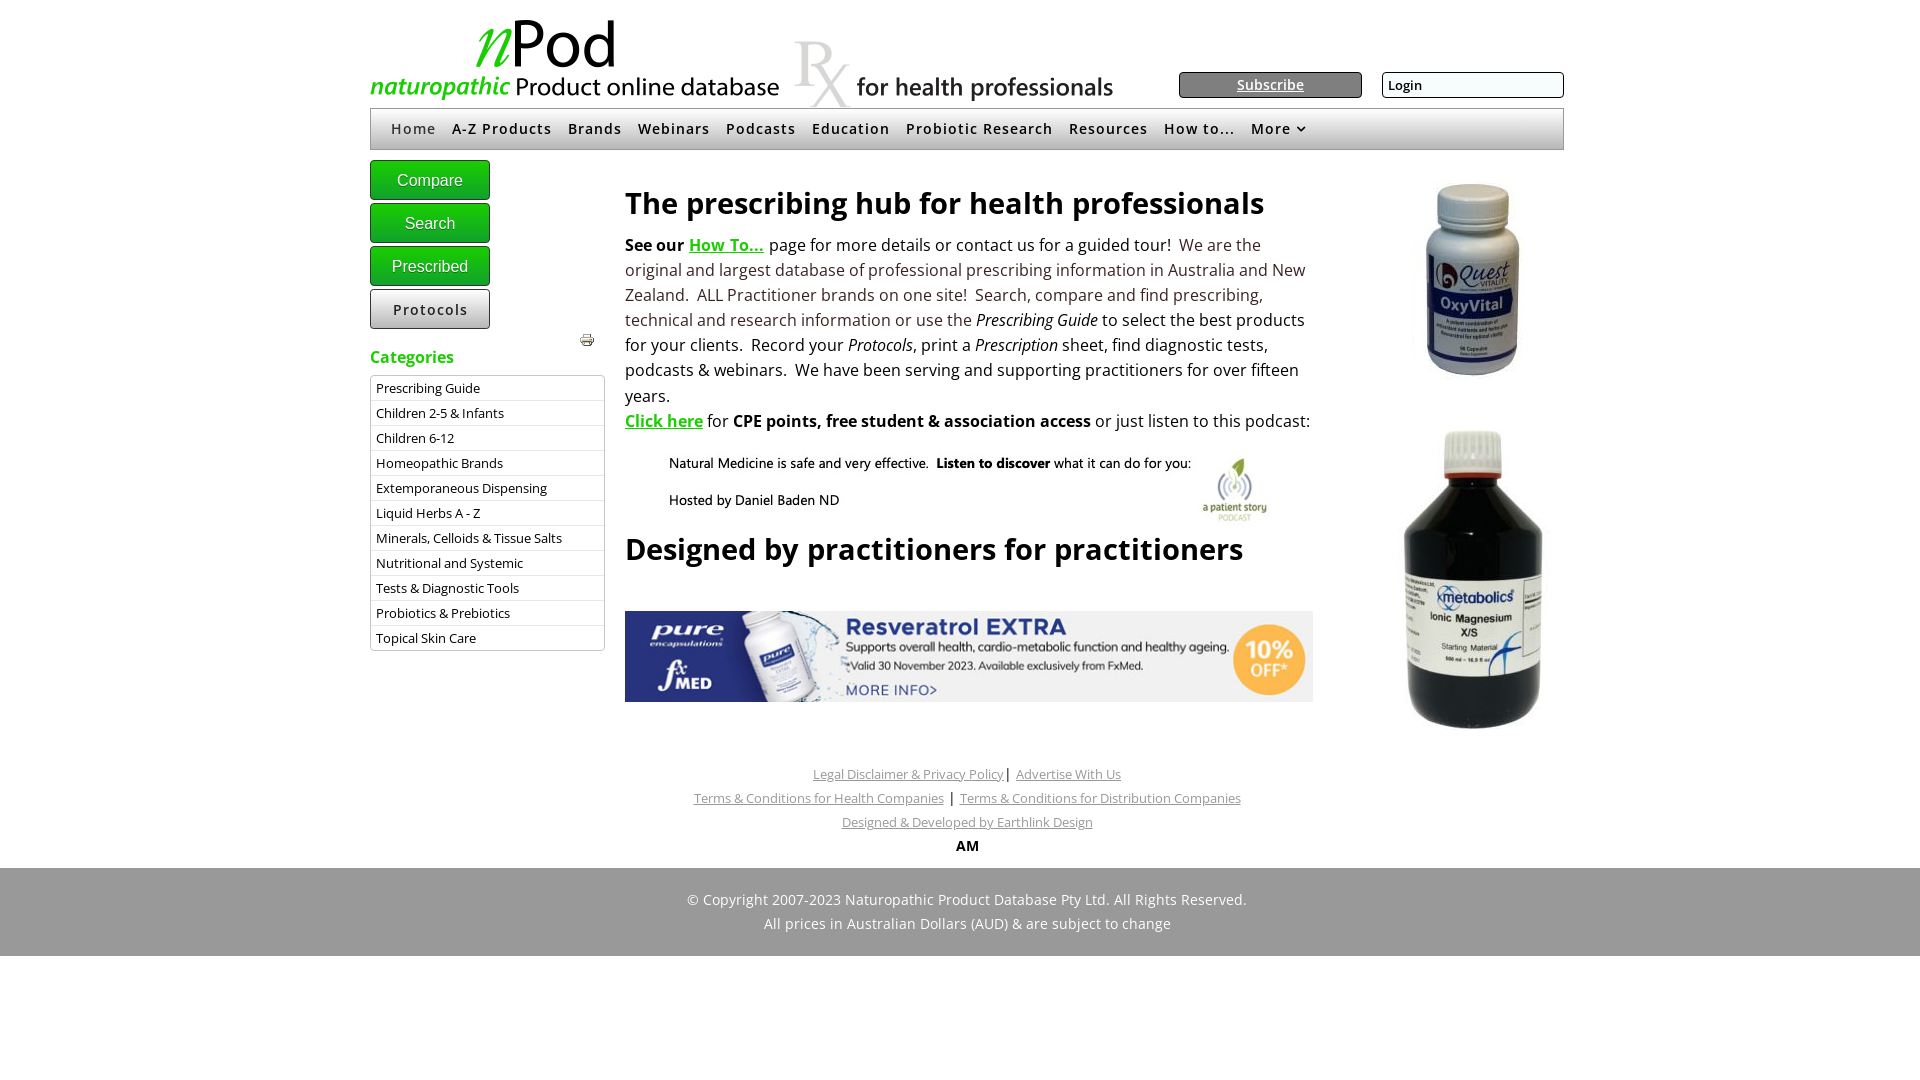 The height and width of the screenshot is (1080, 1920). Describe the element at coordinates (760, 128) in the screenshot. I see `'Podcasts'` at that location.